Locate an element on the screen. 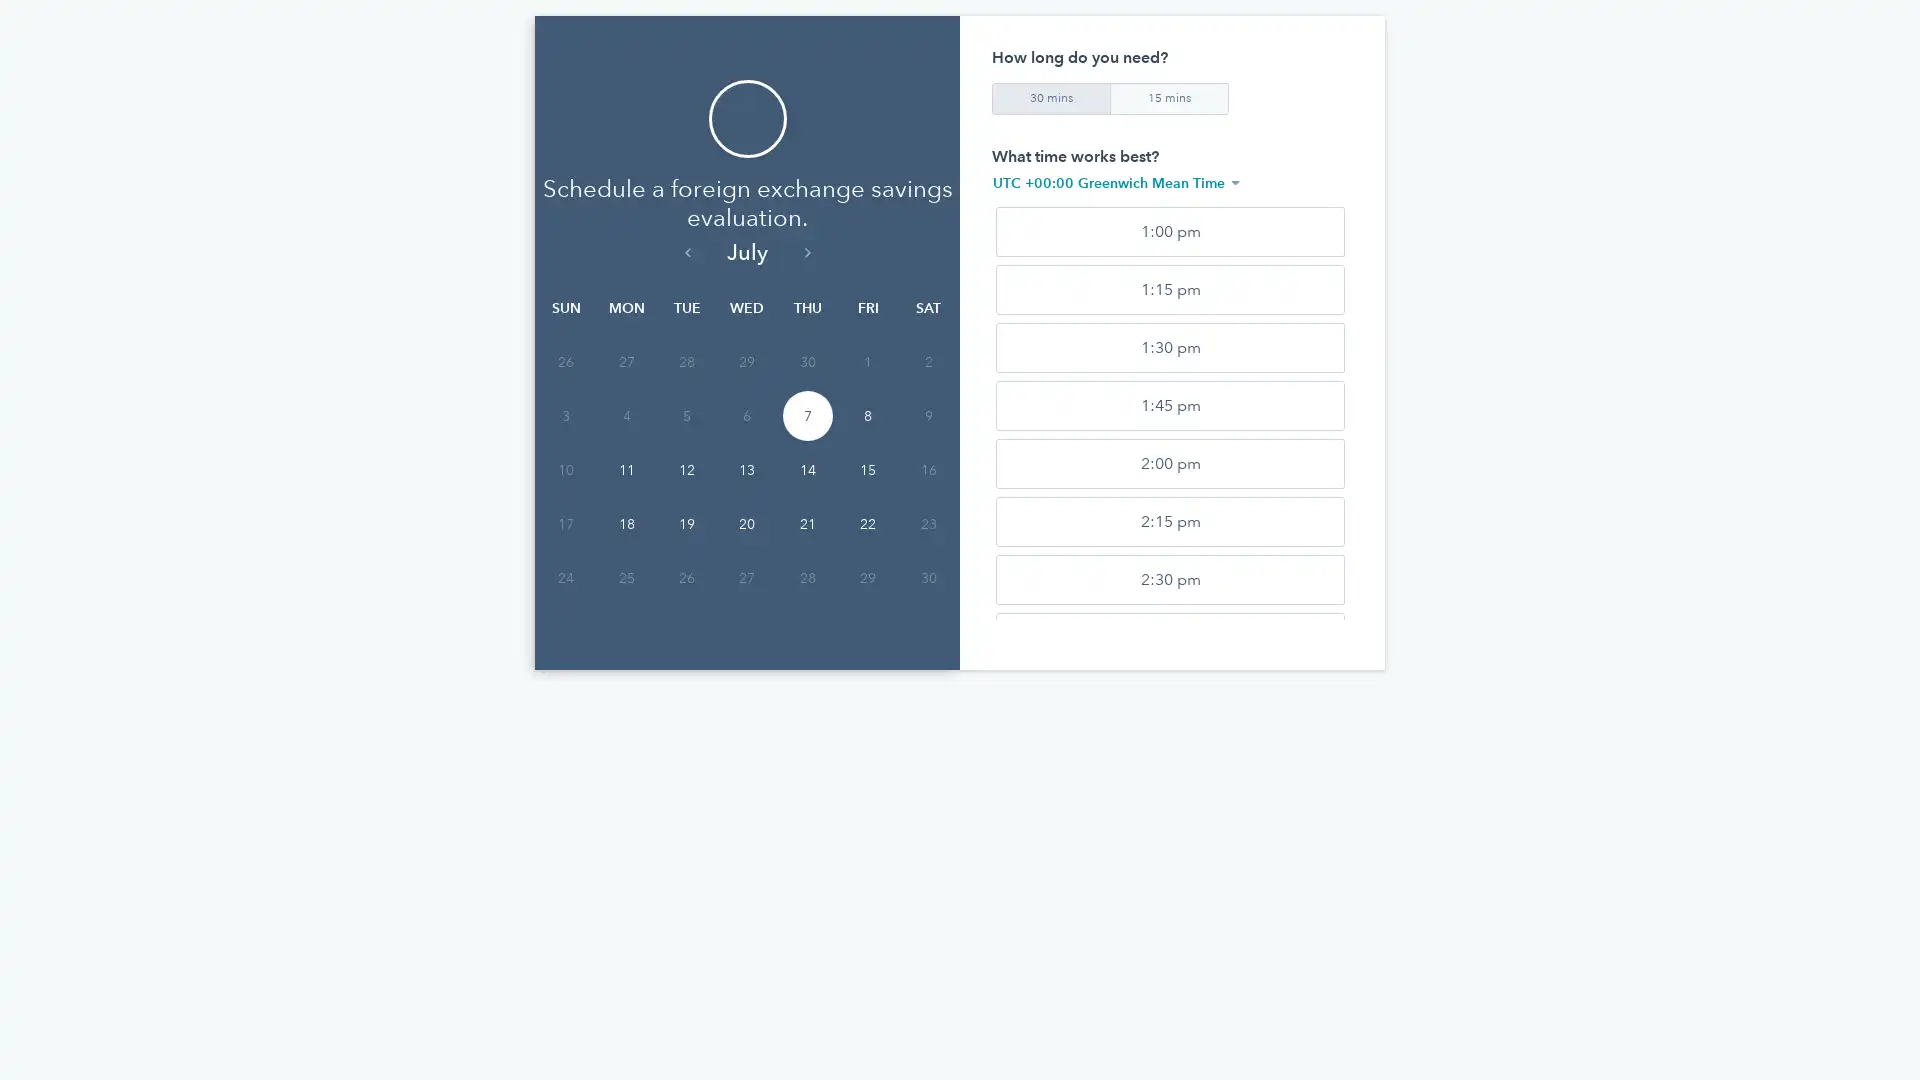 This screenshot has height=1080, width=1920. June 26th is located at coordinates (565, 362).